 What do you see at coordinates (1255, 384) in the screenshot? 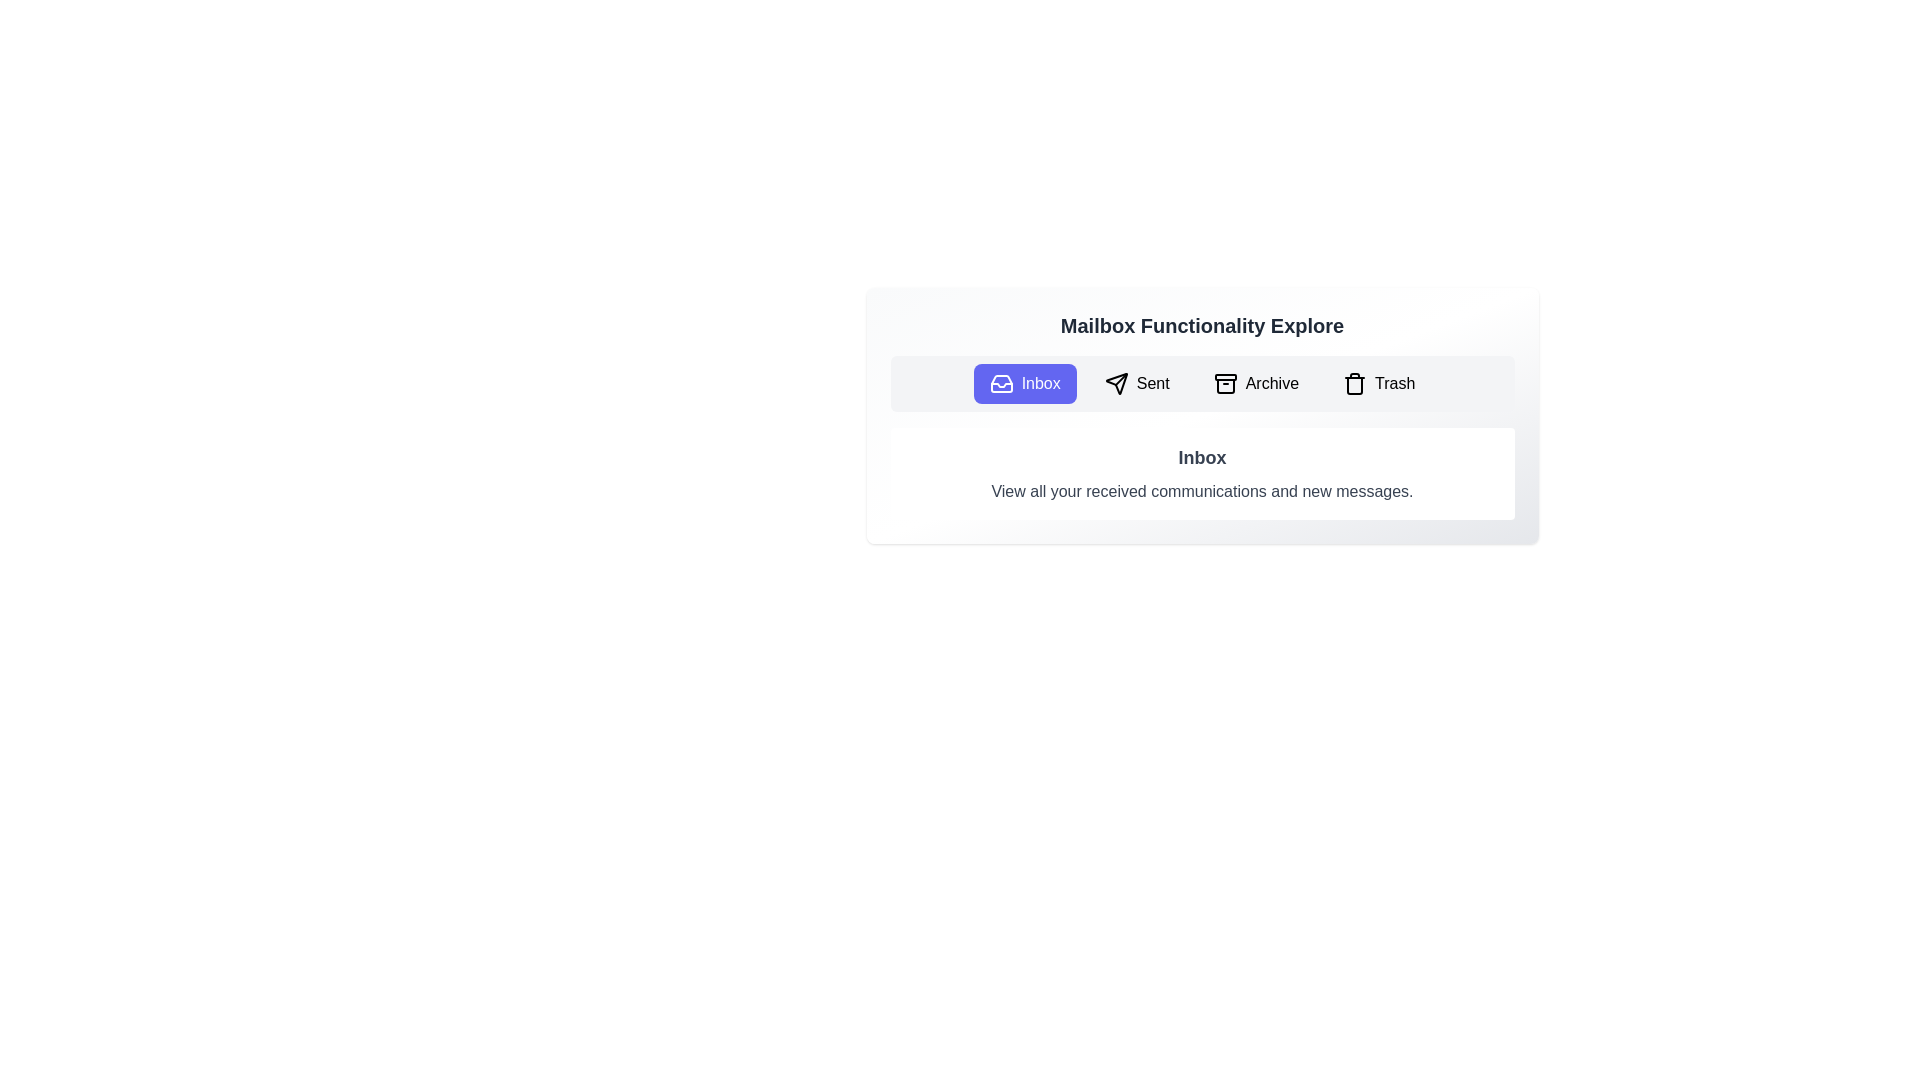
I see `the Archive tab` at bounding box center [1255, 384].